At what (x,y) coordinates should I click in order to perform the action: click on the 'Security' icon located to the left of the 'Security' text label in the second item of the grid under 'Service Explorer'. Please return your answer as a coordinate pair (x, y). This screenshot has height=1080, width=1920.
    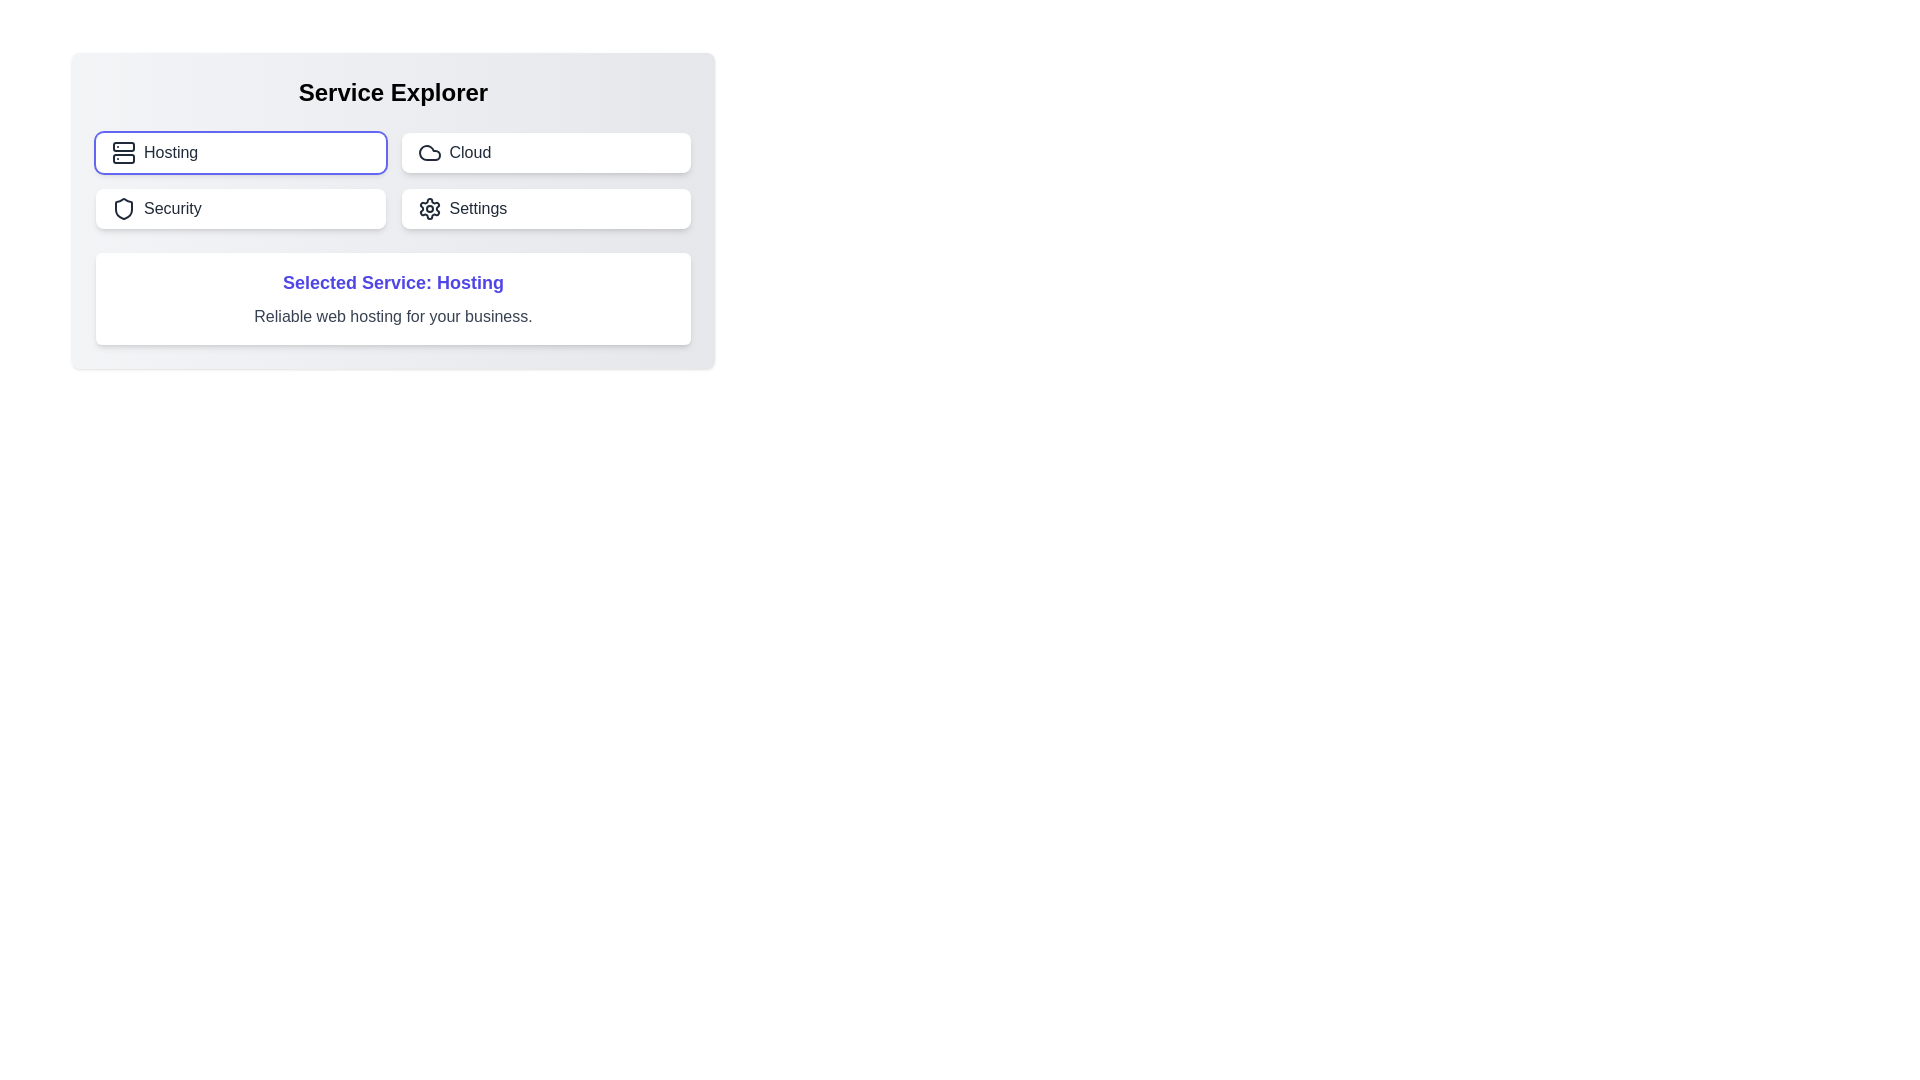
    Looking at the image, I should click on (123, 208).